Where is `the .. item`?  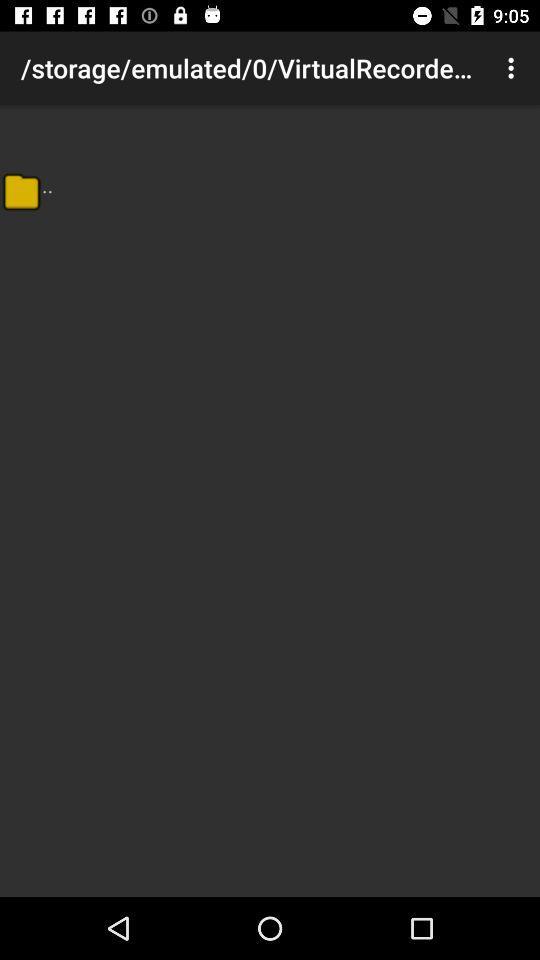
the .. item is located at coordinates (47, 184).